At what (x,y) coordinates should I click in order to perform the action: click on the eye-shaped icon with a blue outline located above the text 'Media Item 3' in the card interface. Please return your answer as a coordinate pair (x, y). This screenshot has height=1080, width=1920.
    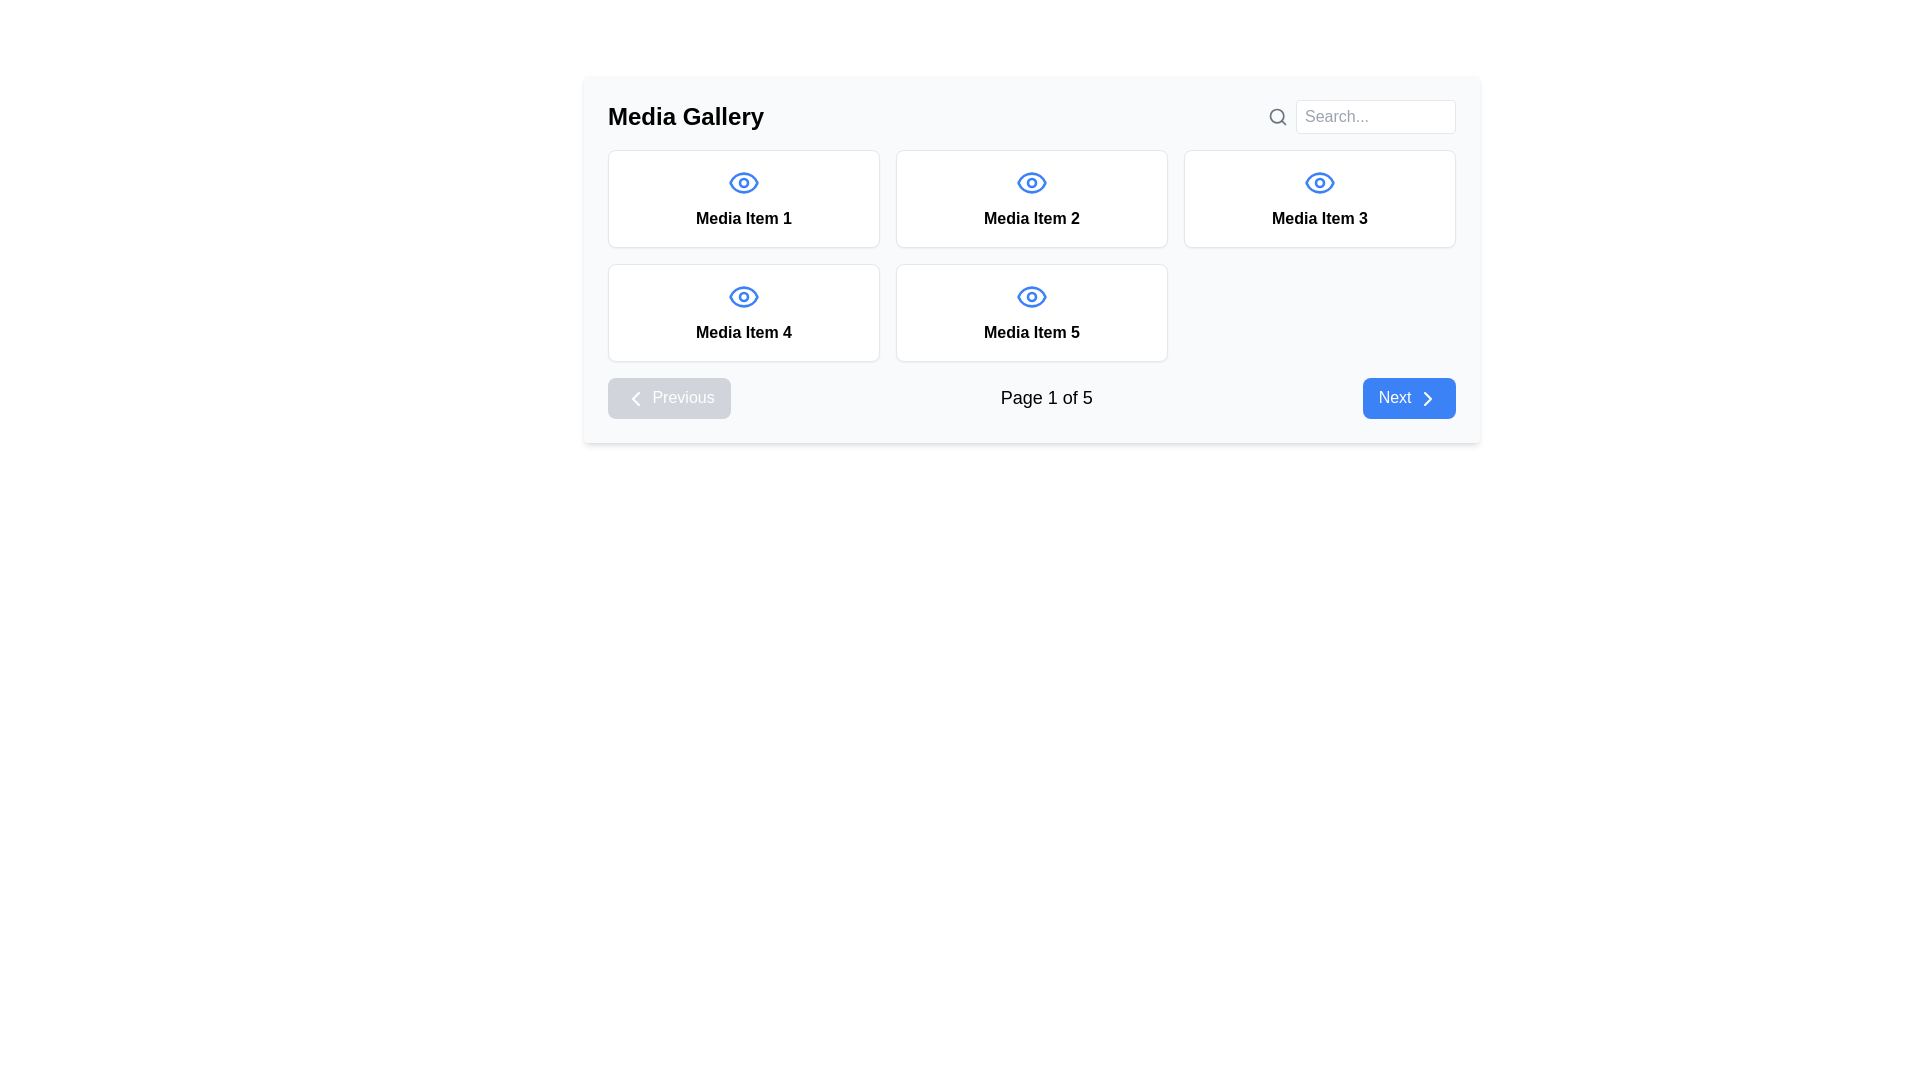
    Looking at the image, I should click on (1320, 182).